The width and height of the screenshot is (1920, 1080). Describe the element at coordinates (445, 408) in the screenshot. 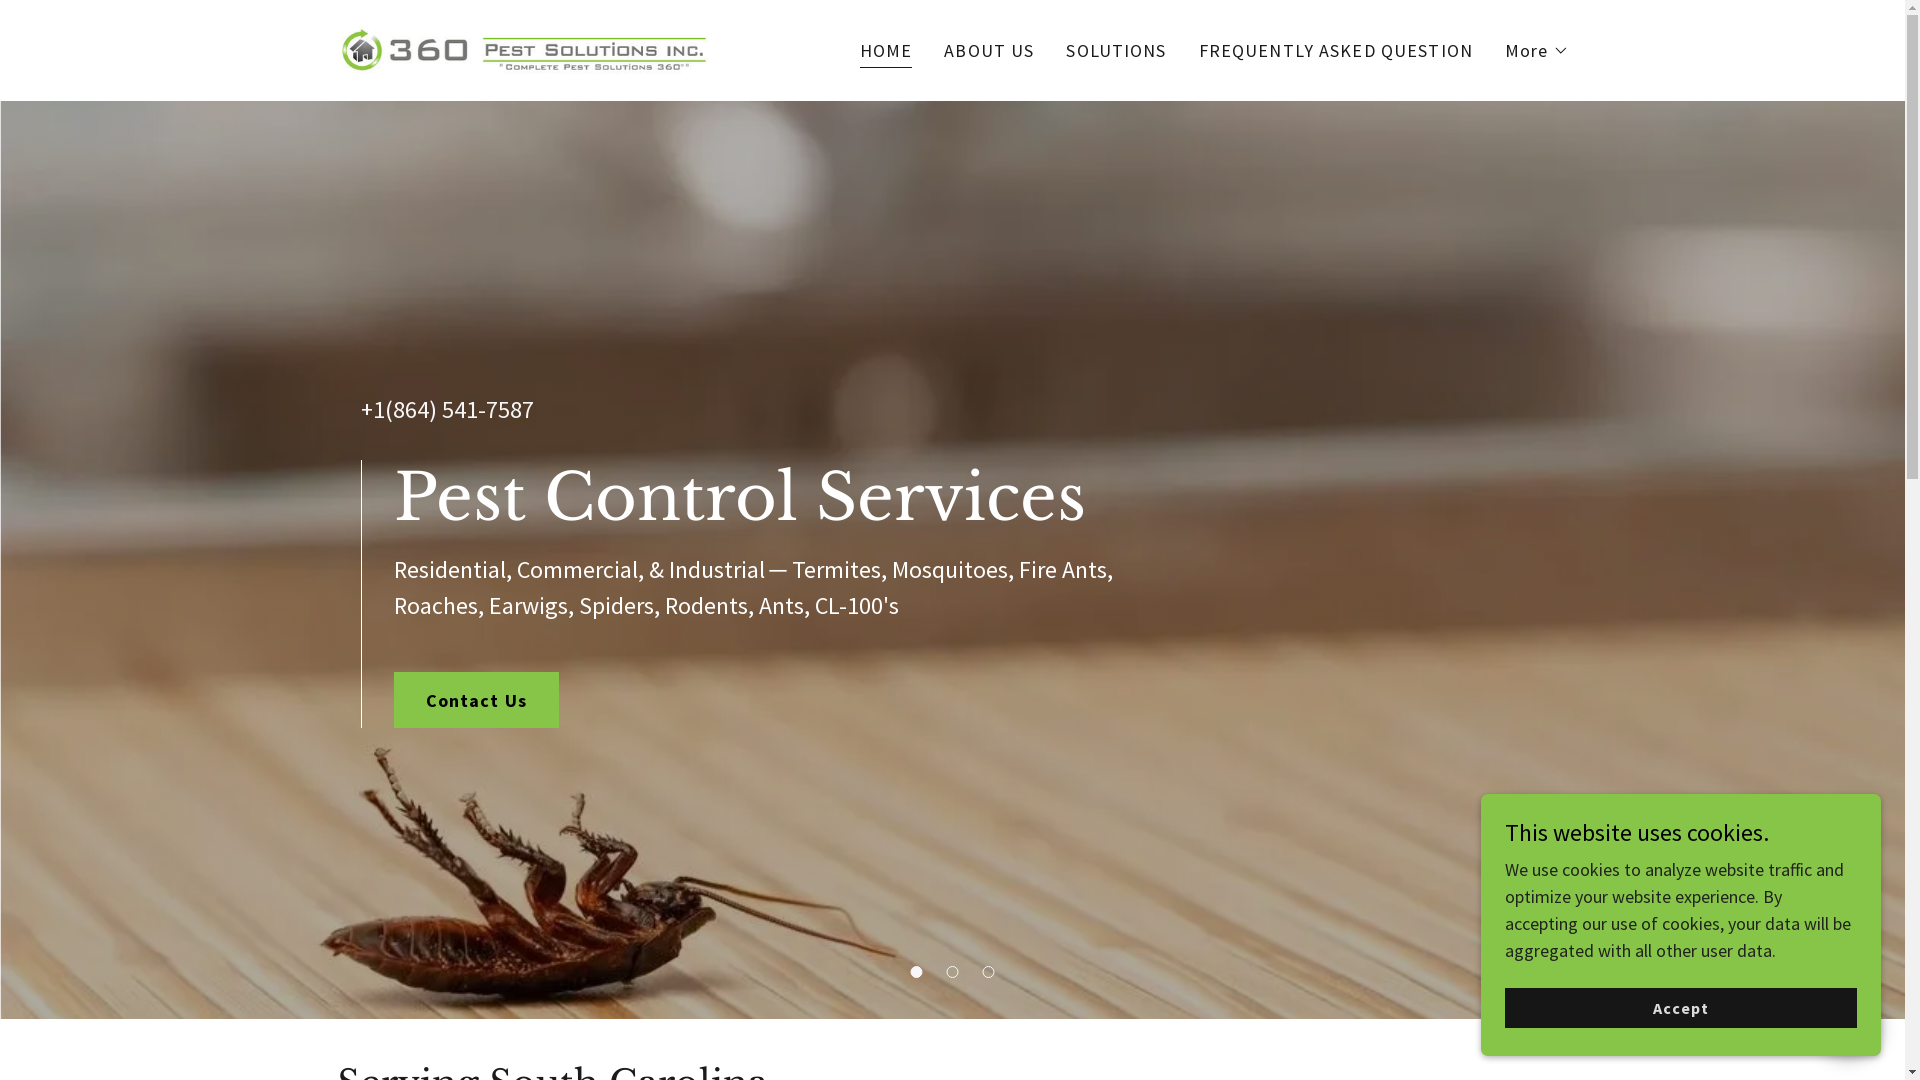

I see `'+1(864) 541-7587'` at that location.